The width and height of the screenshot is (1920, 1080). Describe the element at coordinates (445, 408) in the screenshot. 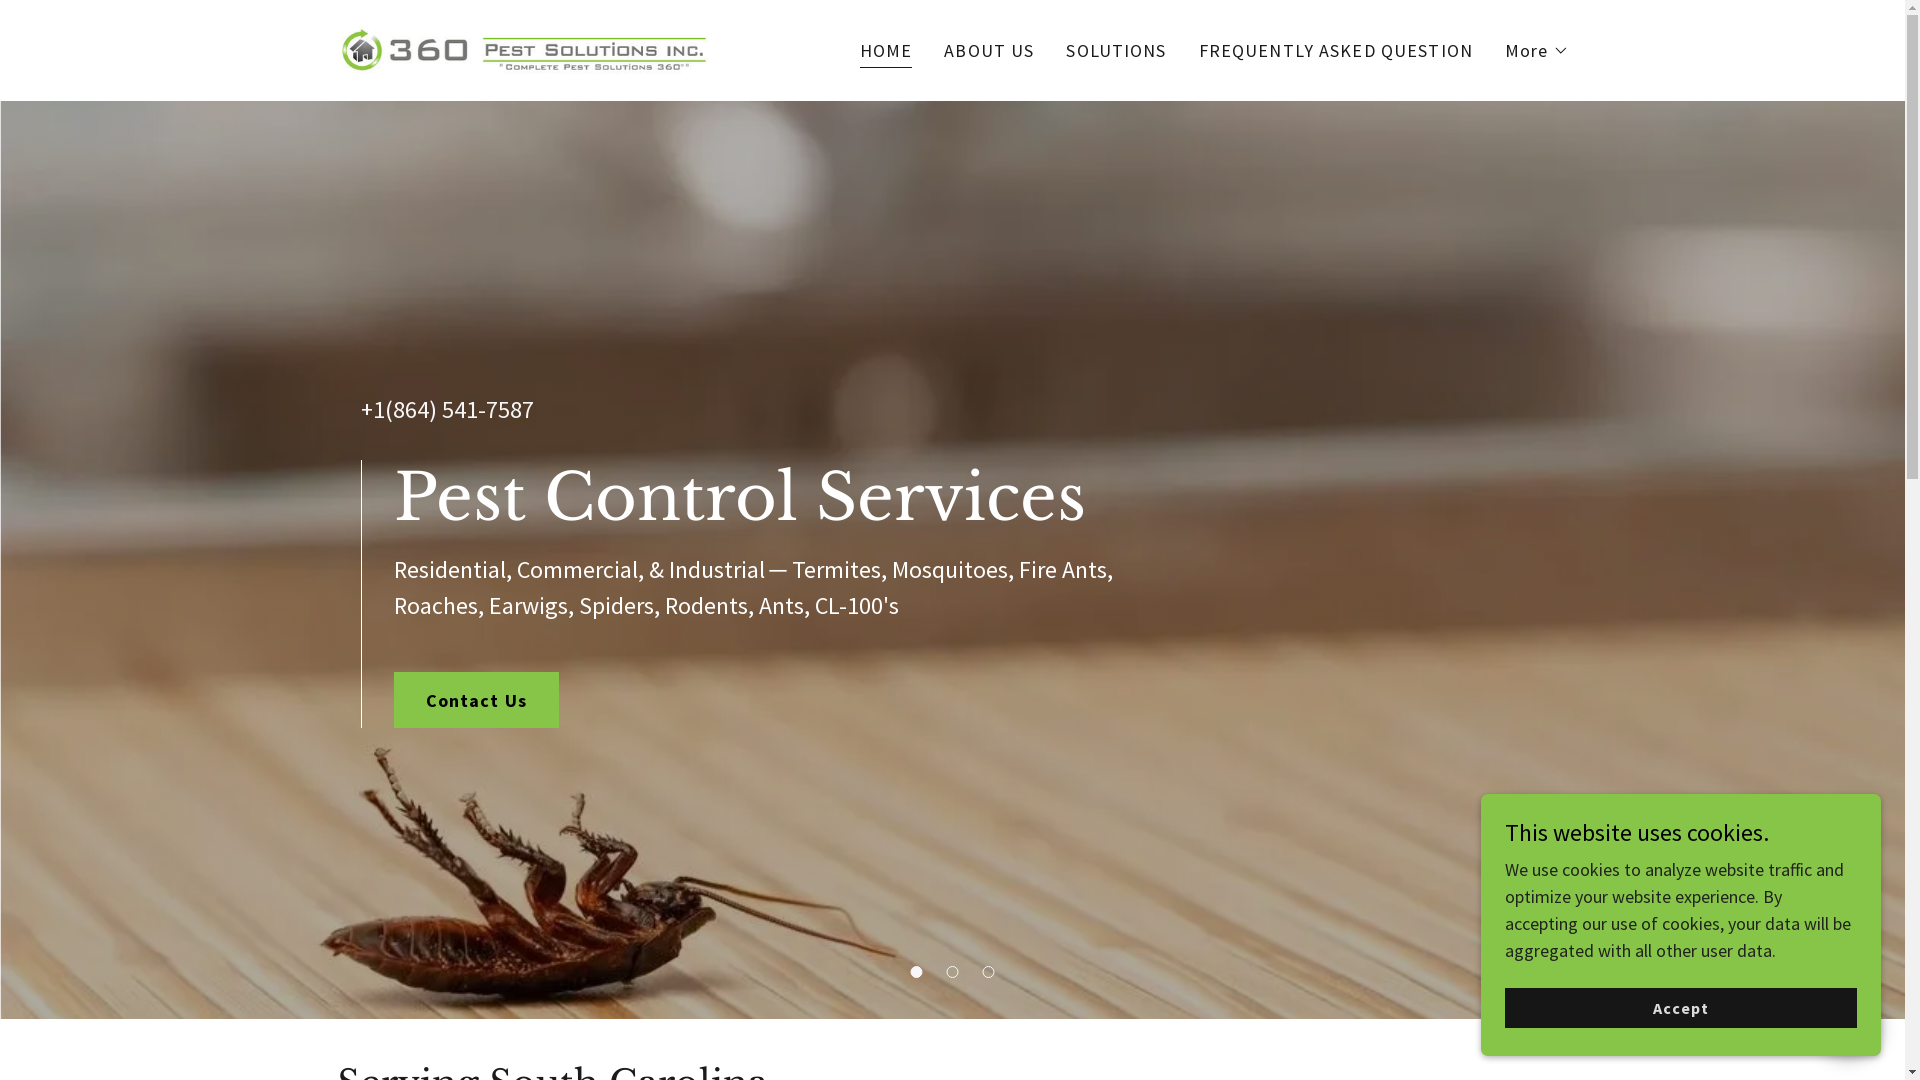

I see `'+1(864) 541-7587'` at that location.